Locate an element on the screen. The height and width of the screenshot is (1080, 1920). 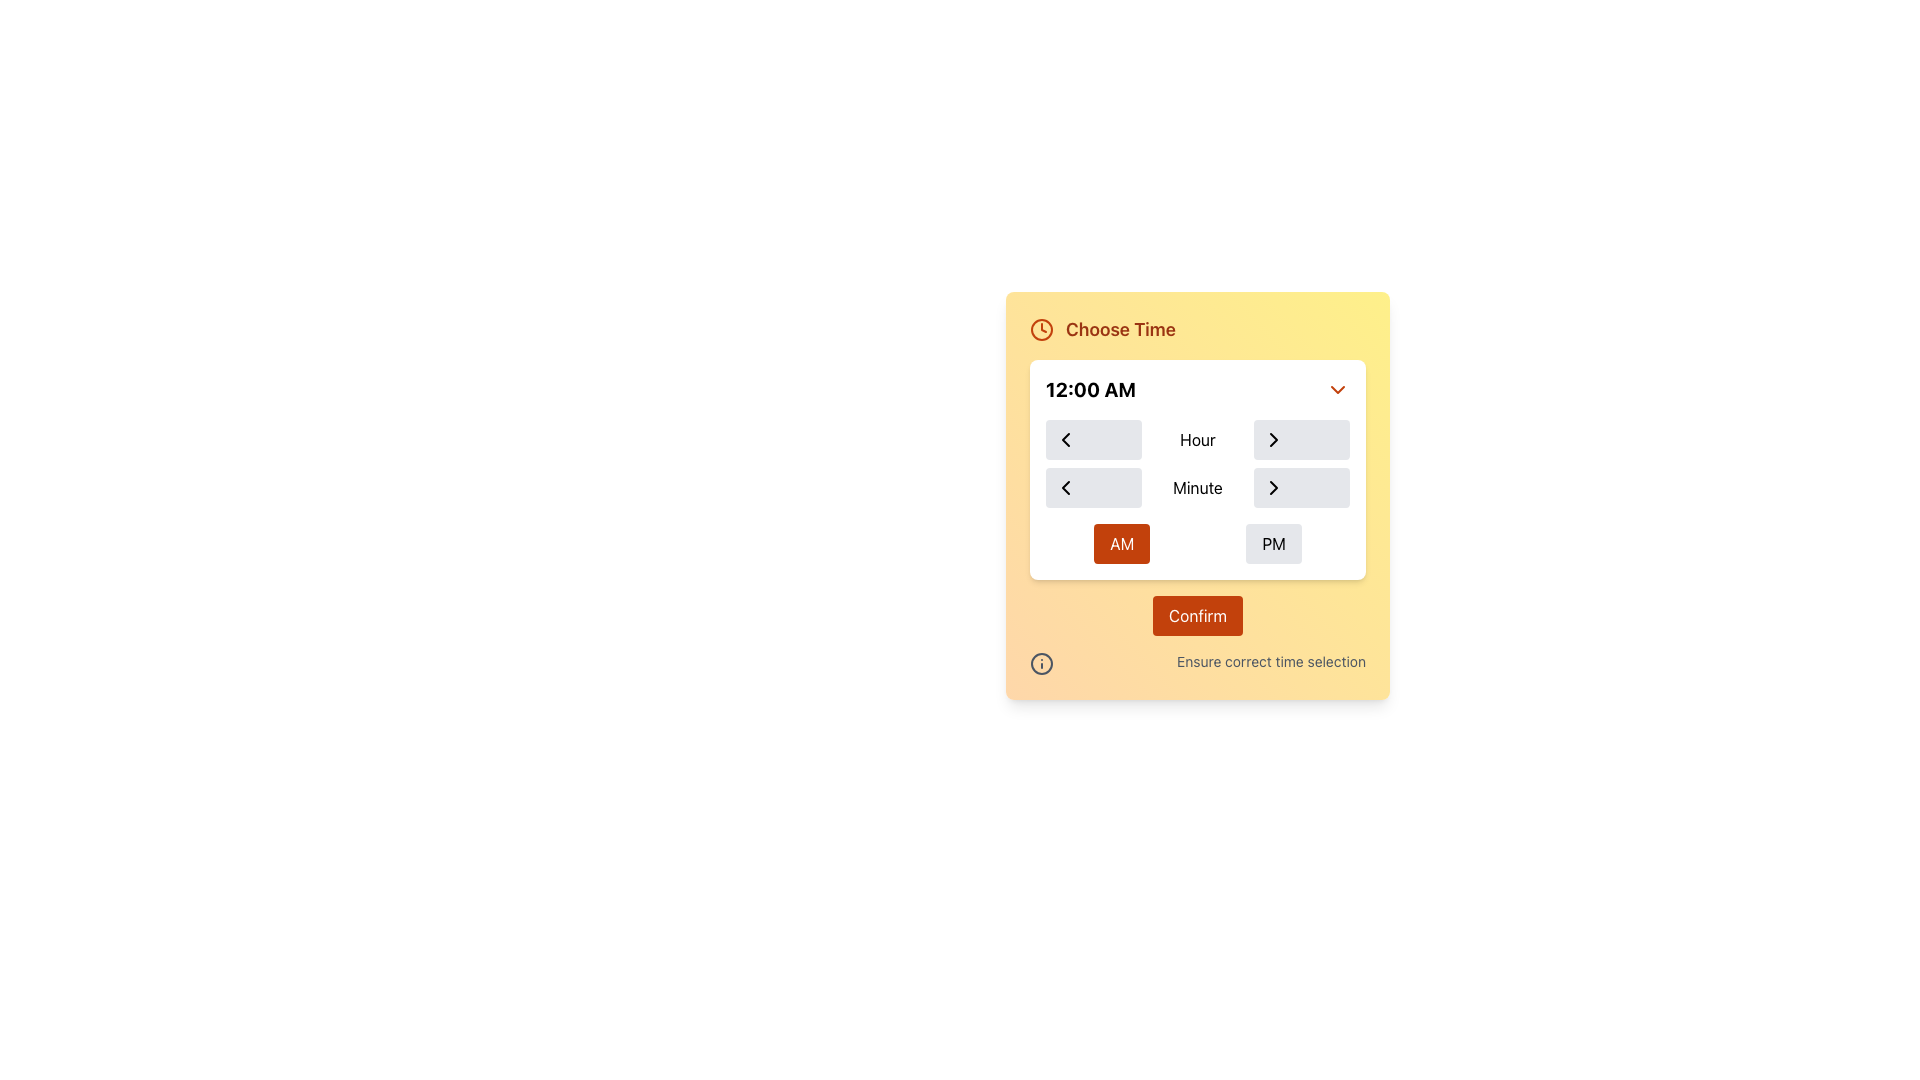
the time display box labeled '12:00 AM' is located at coordinates (1198, 389).